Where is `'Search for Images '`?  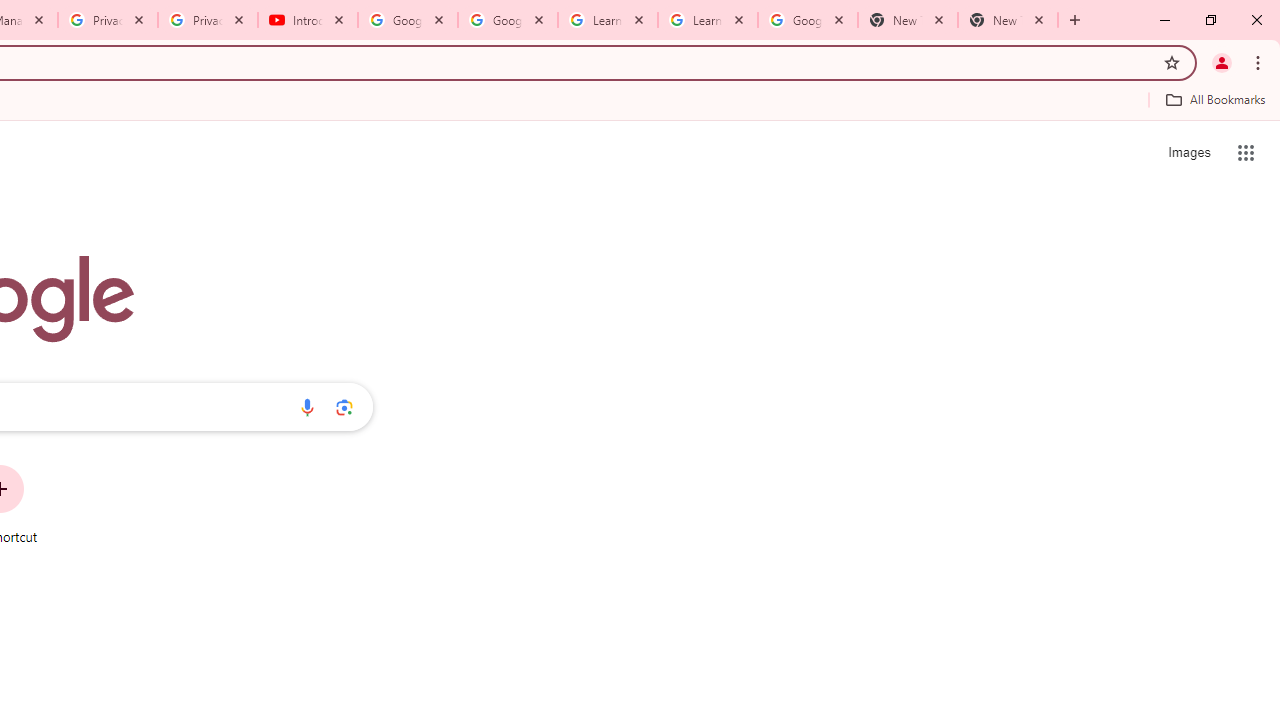 'Search for Images ' is located at coordinates (1189, 152).